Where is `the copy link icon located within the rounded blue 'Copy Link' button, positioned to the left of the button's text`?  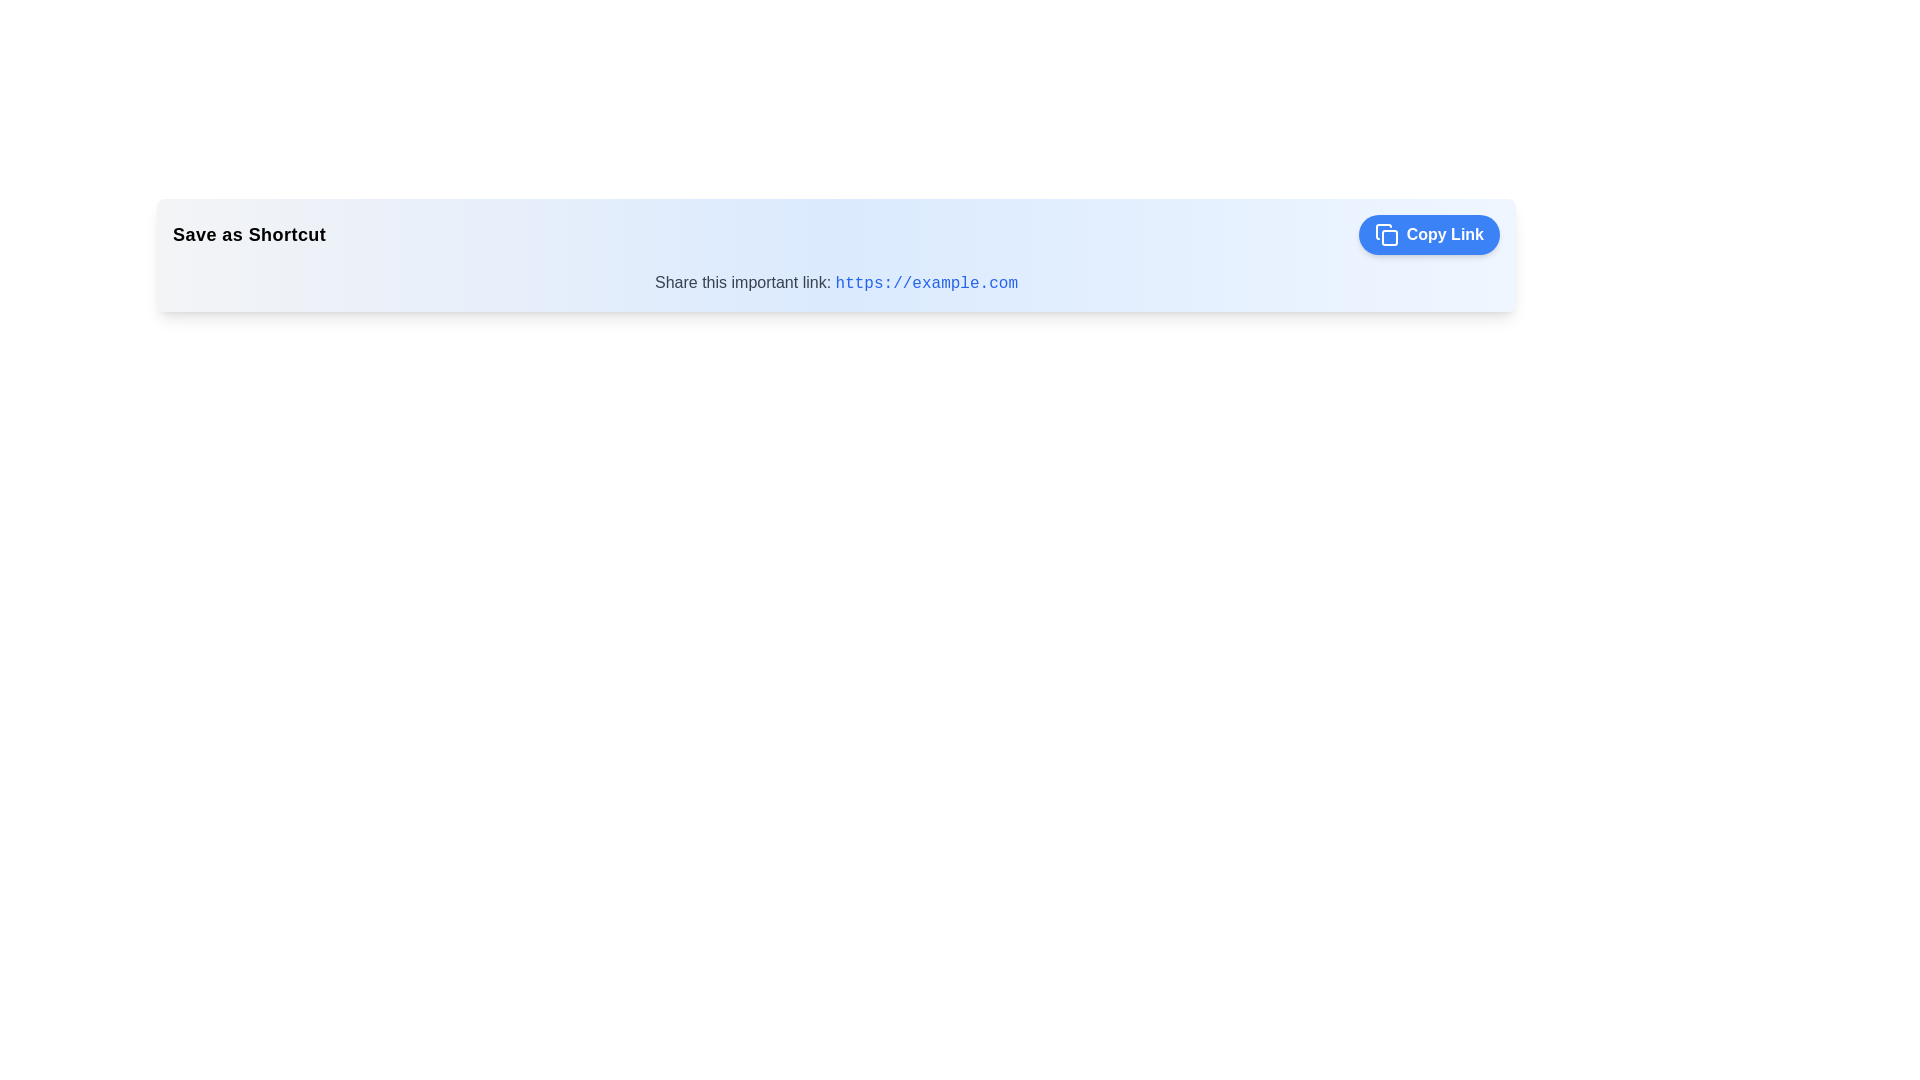 the copy link icon located within the rounded blue 'Copy Link' button, positioned to the left of the button's text is located at coordinates (1385, 234).